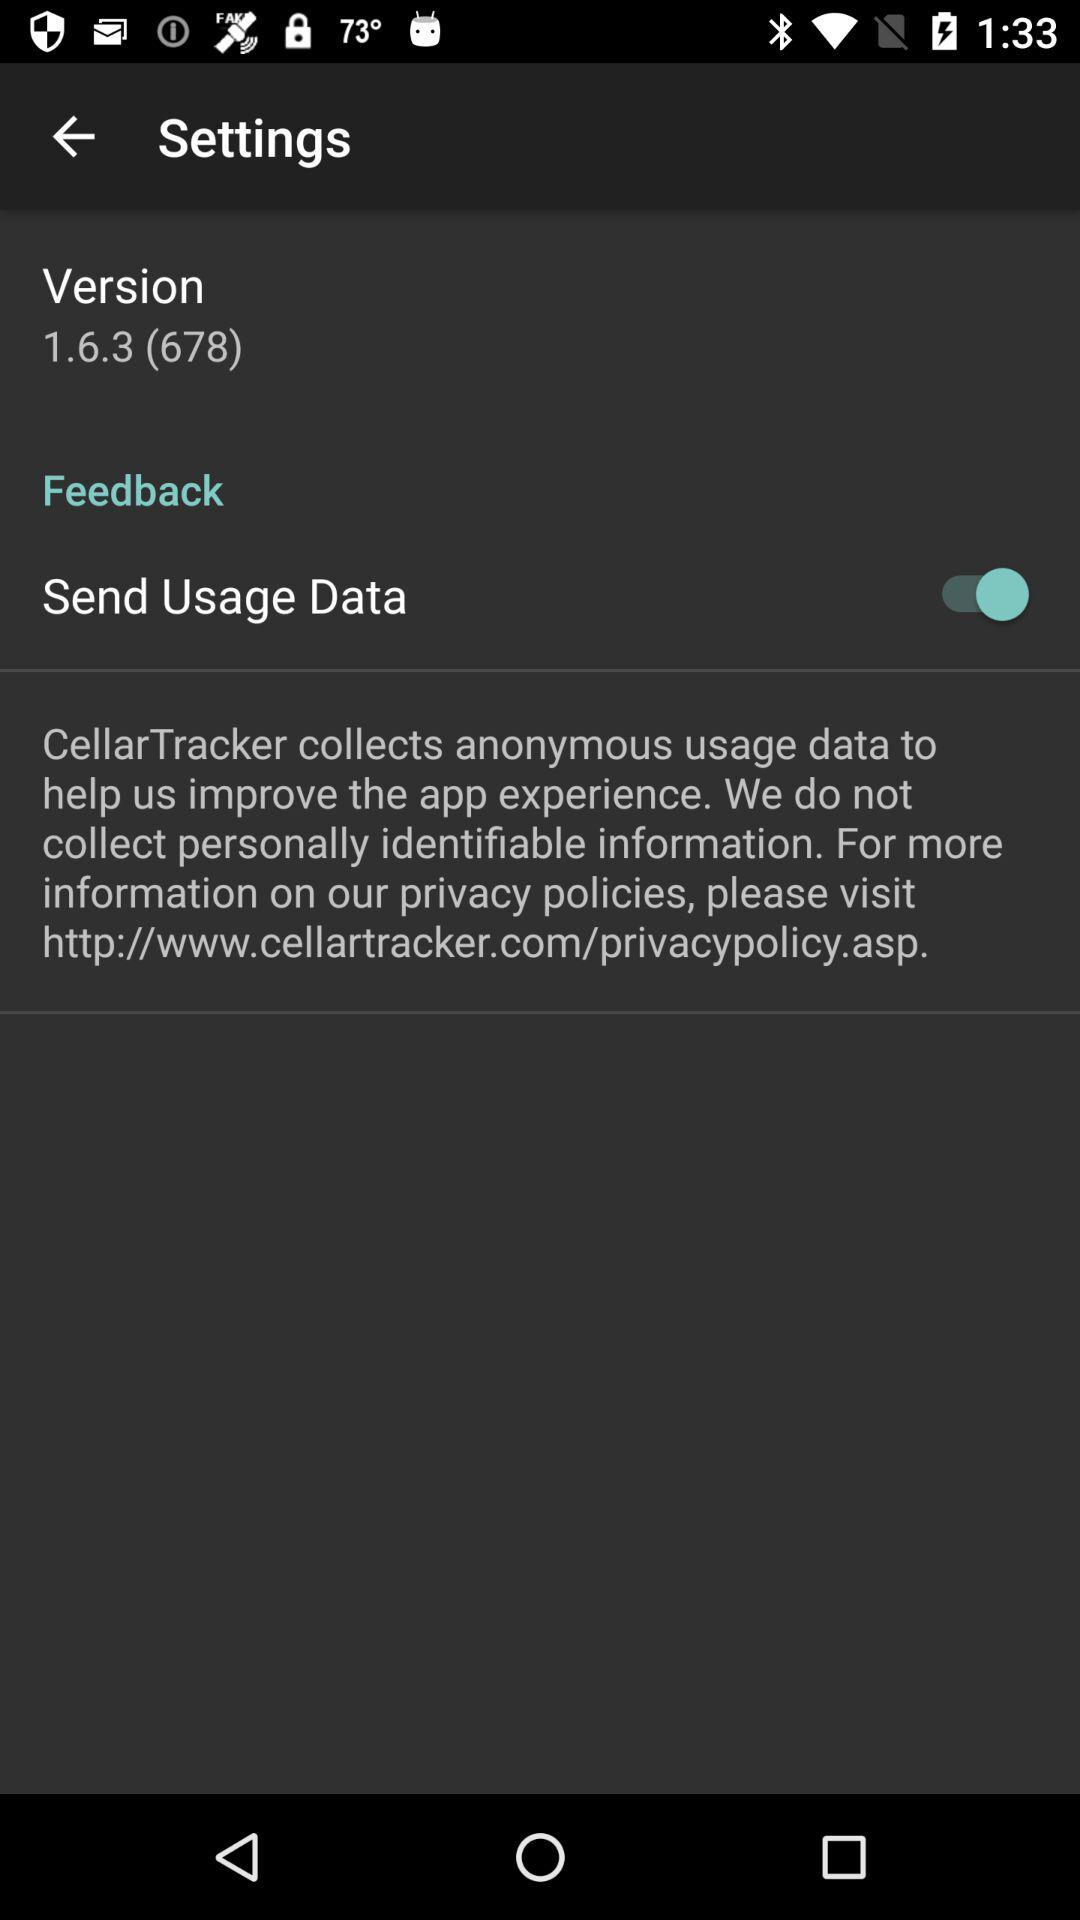  What do you see at coordinates (974, 593) in the screenshot?
I see `icon next to the send usage data app` at bounding box center [974, 593].